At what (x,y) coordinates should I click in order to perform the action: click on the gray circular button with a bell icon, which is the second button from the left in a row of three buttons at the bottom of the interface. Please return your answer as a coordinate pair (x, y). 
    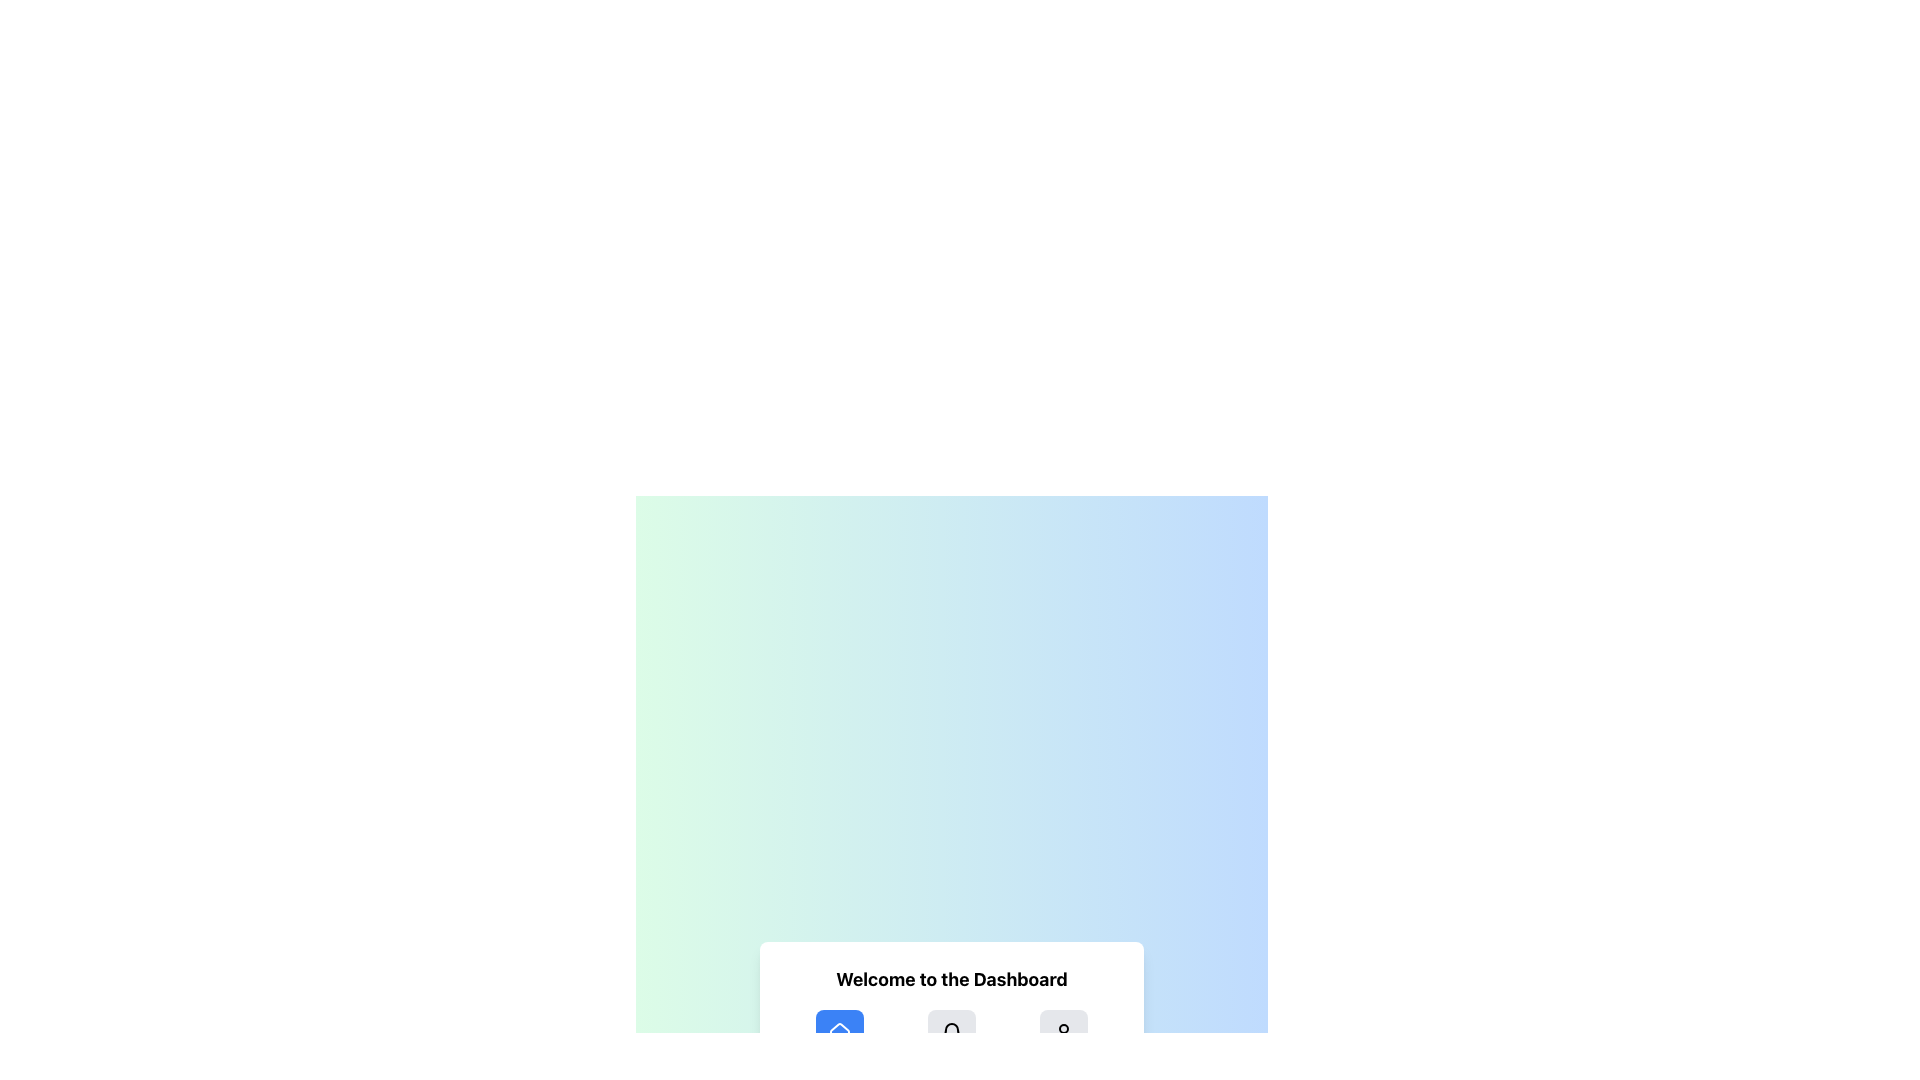
    Looking at the image, I should click on (950, 1033).